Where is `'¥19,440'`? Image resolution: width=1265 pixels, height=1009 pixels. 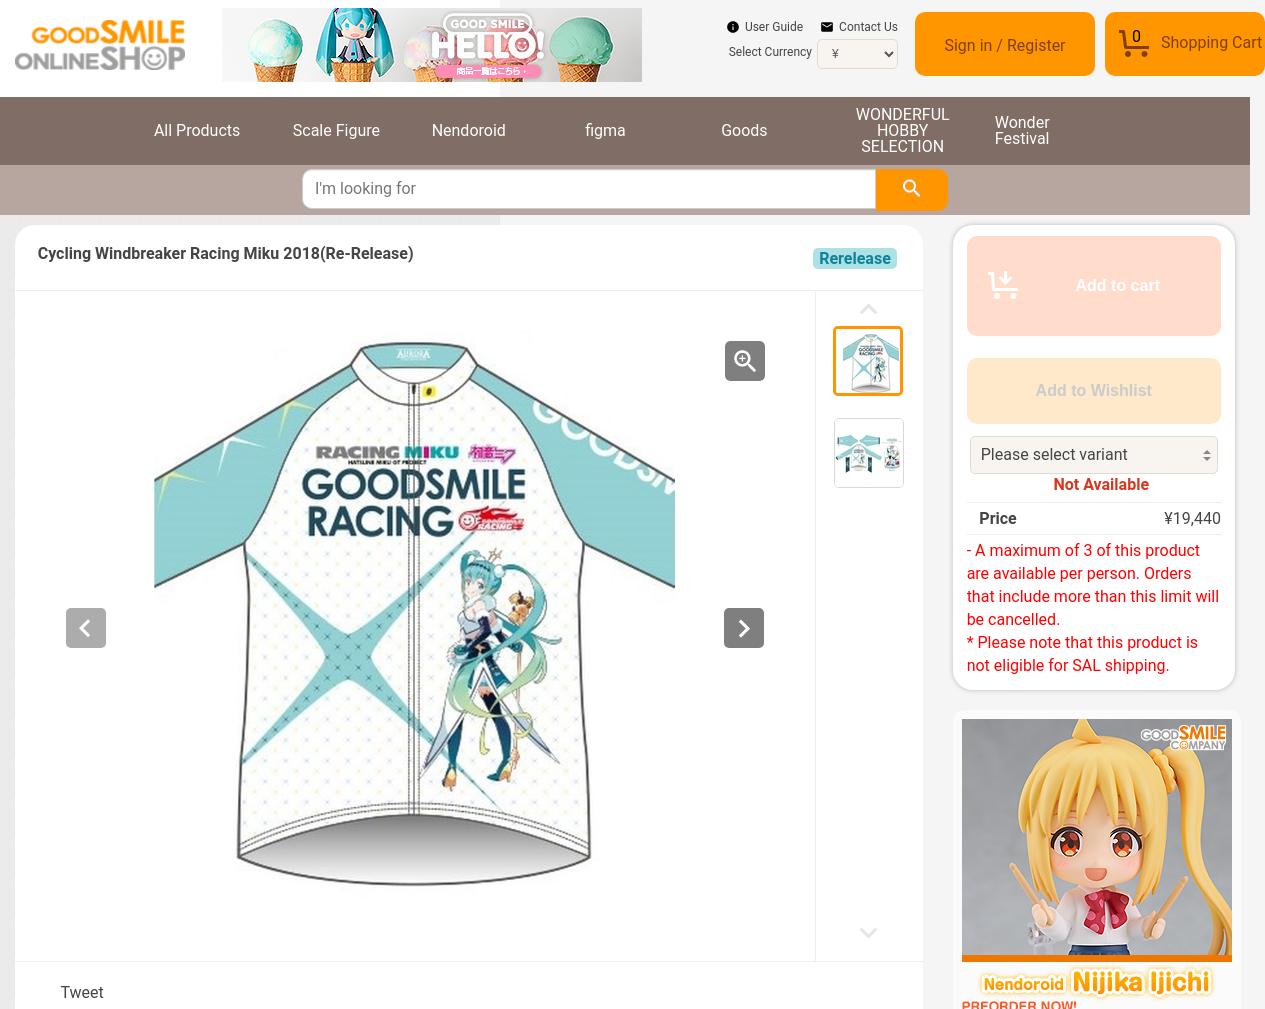
'¥19,440' is located at coordinates (1192, 518).